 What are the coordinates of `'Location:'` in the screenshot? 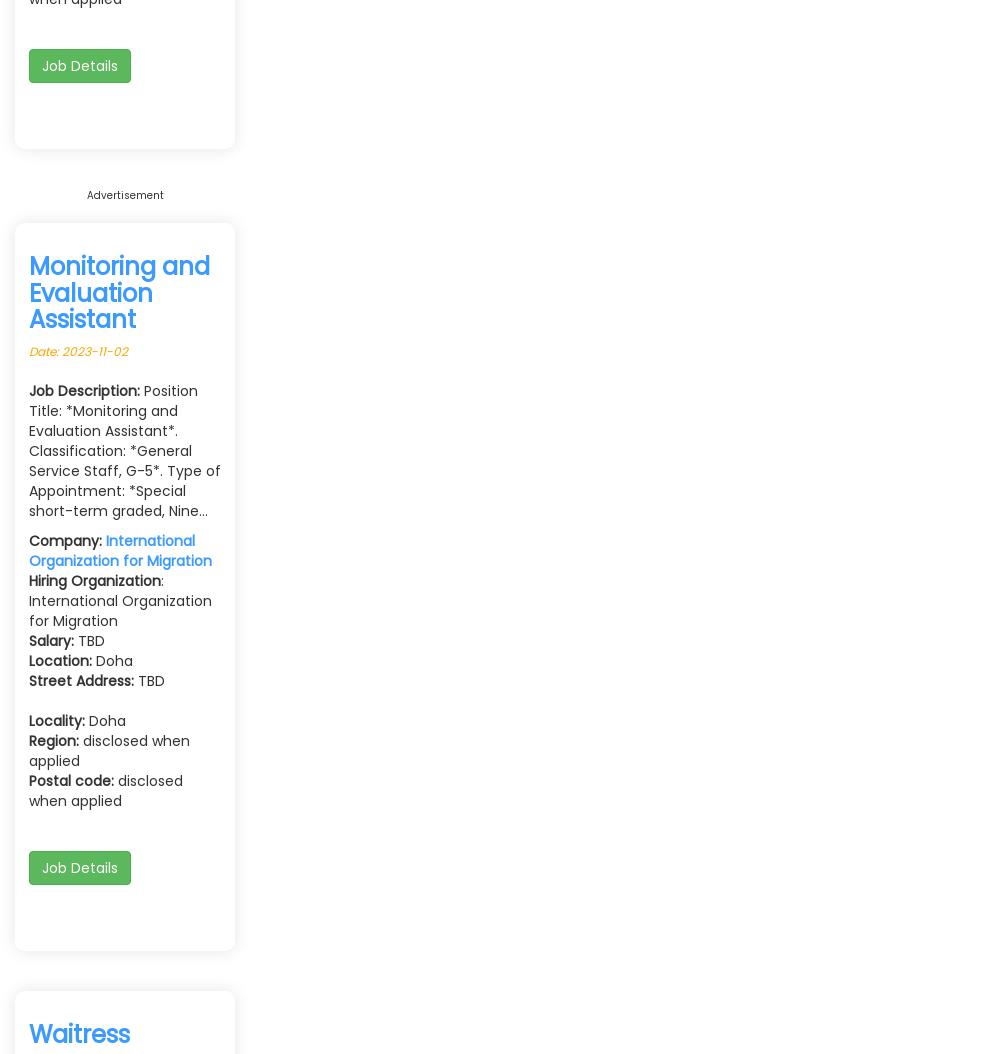 It's located at (28, 660).